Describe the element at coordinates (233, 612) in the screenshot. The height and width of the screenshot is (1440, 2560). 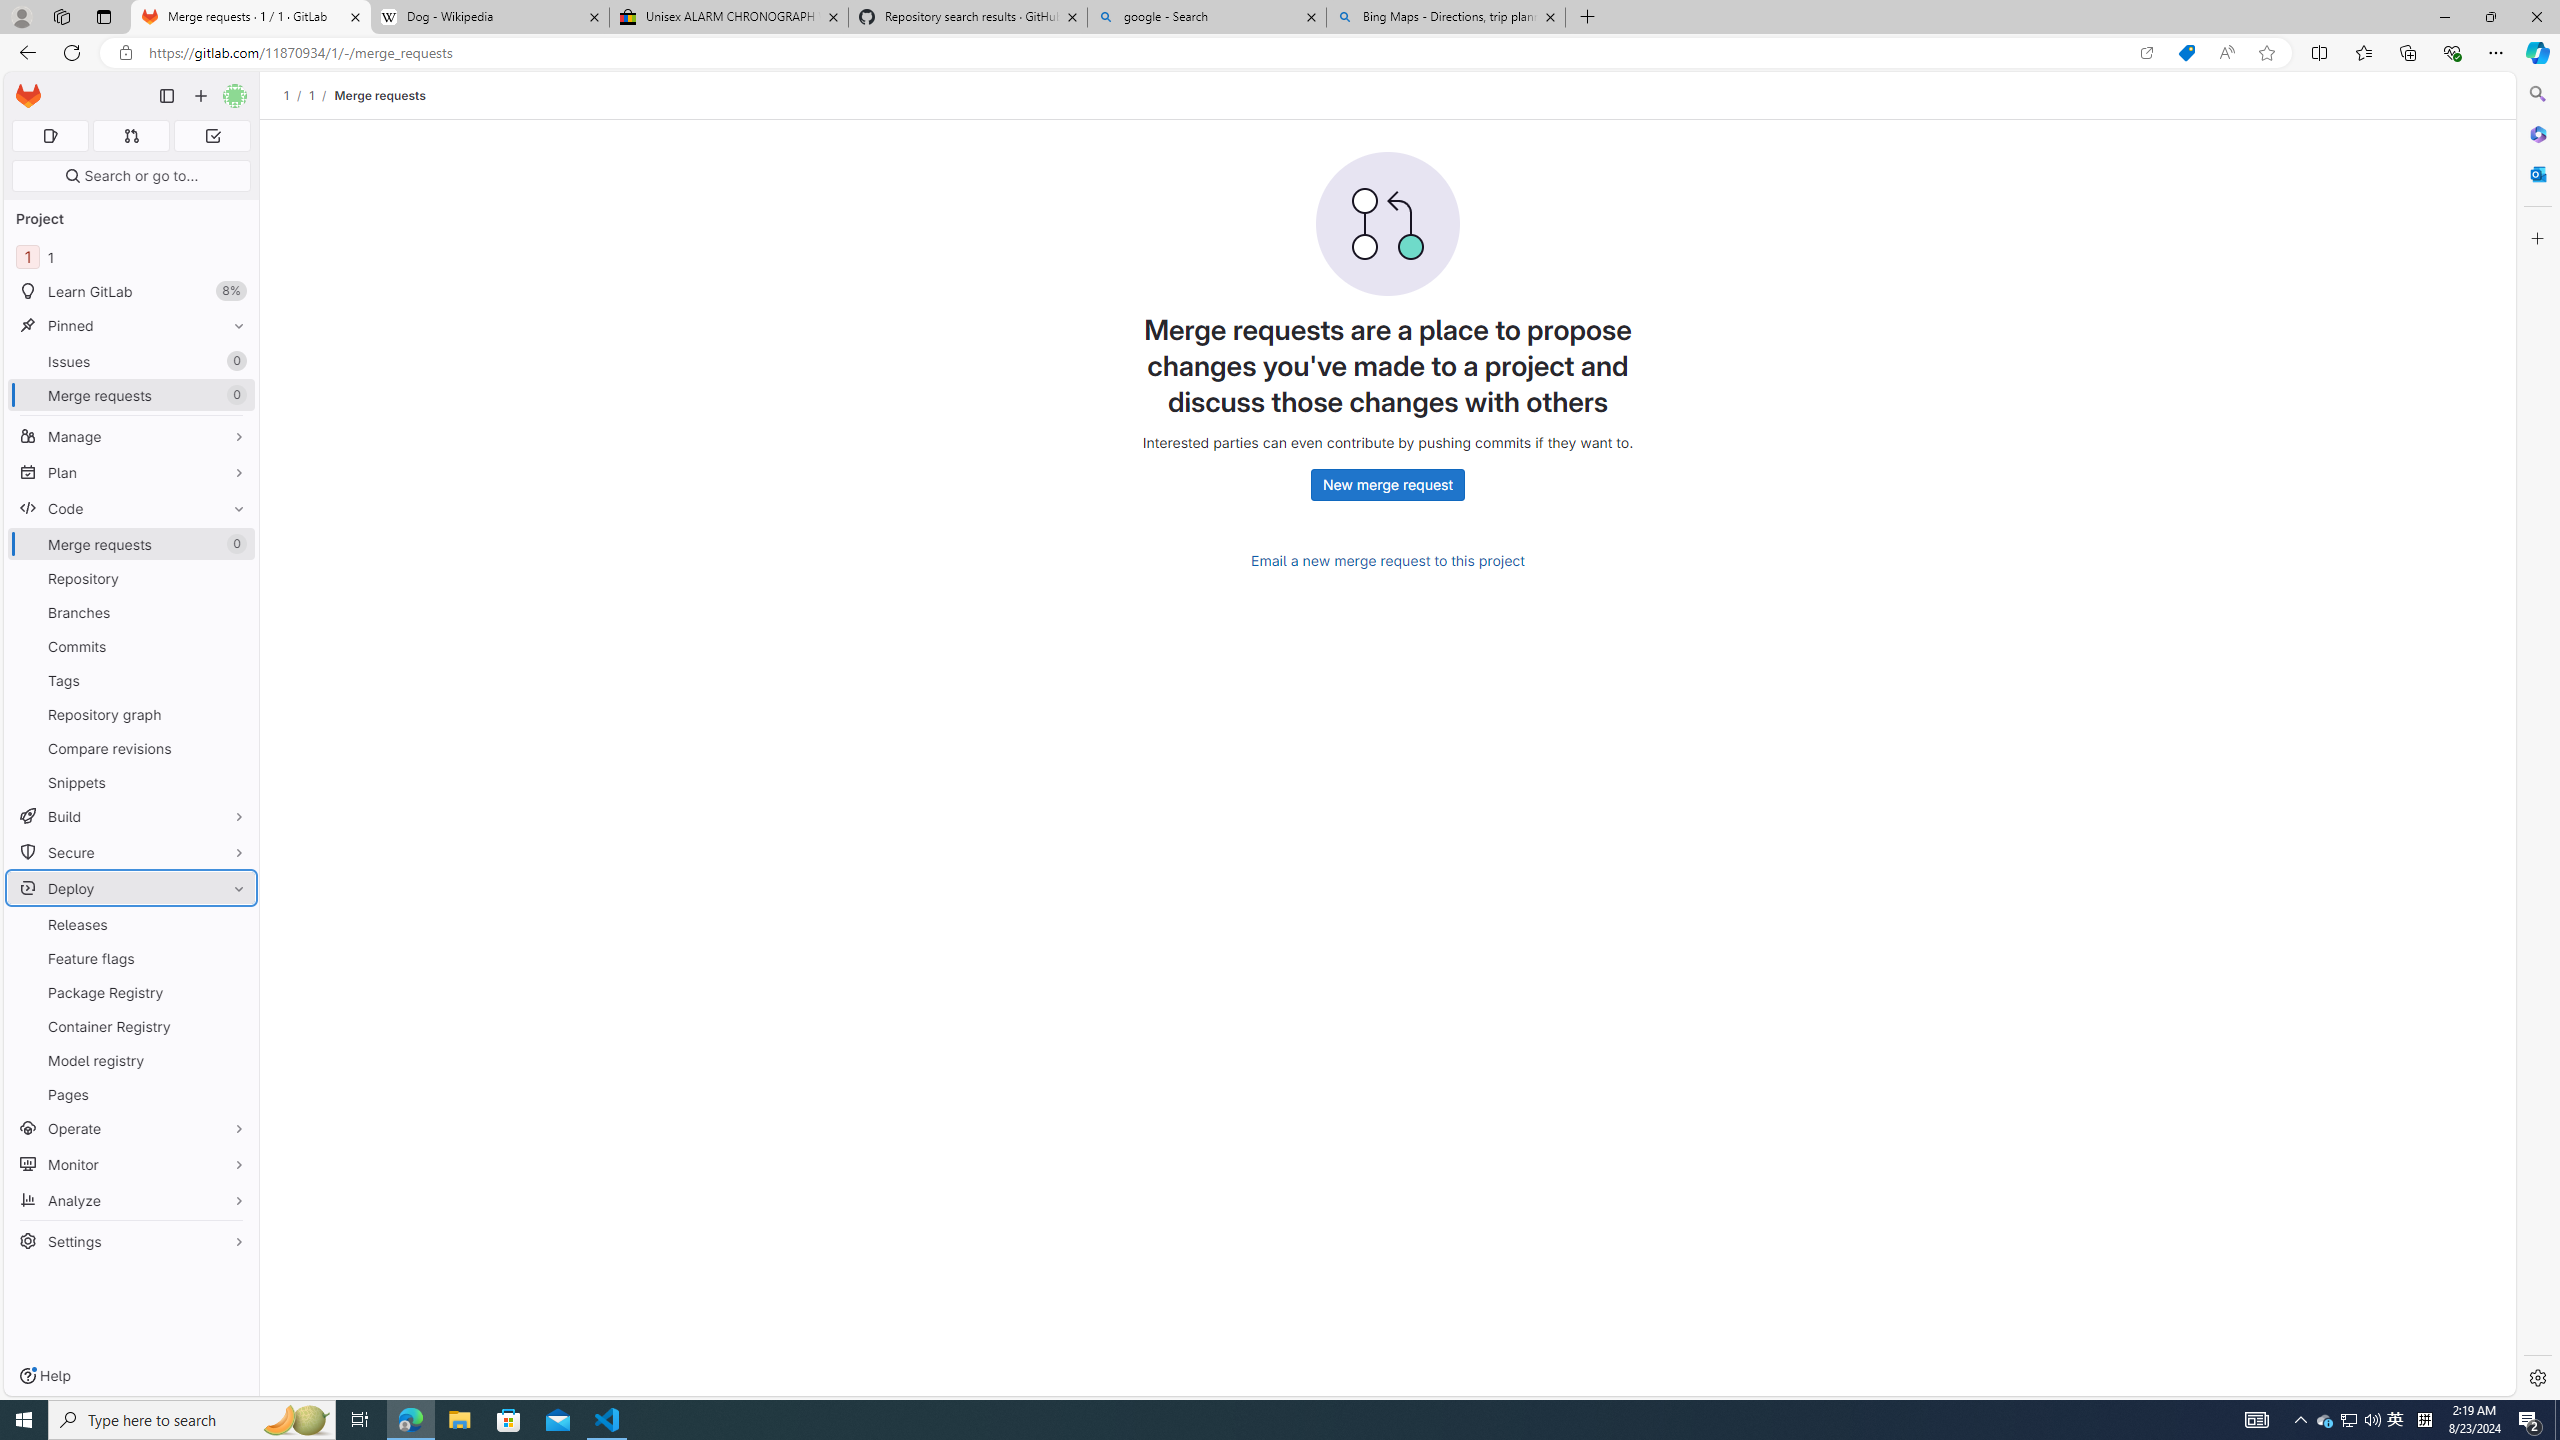
I see `'Pin Branches'` at that location.